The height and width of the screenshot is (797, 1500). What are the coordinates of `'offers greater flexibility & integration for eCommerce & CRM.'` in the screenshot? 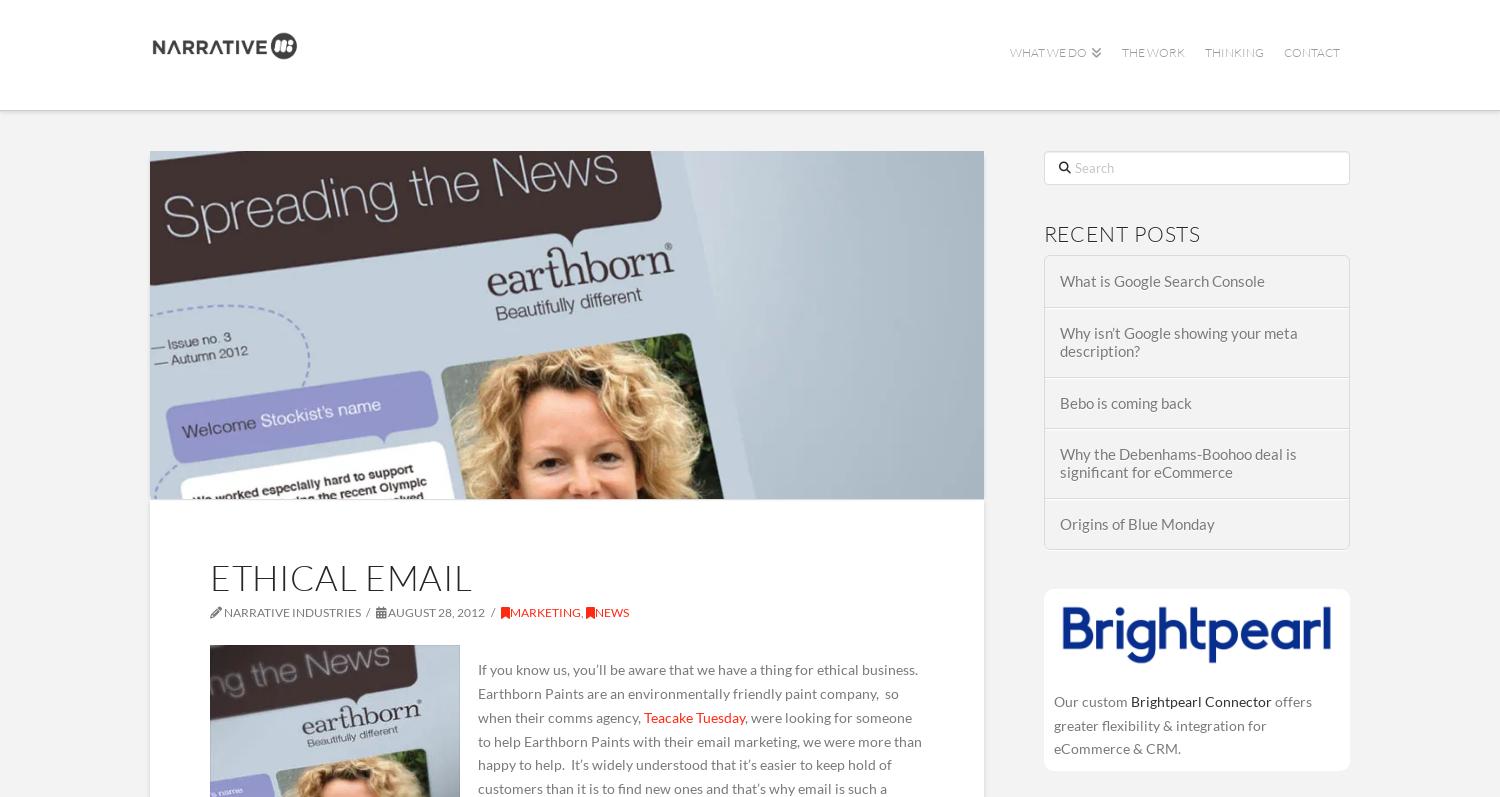 It's located at (1182, 724).